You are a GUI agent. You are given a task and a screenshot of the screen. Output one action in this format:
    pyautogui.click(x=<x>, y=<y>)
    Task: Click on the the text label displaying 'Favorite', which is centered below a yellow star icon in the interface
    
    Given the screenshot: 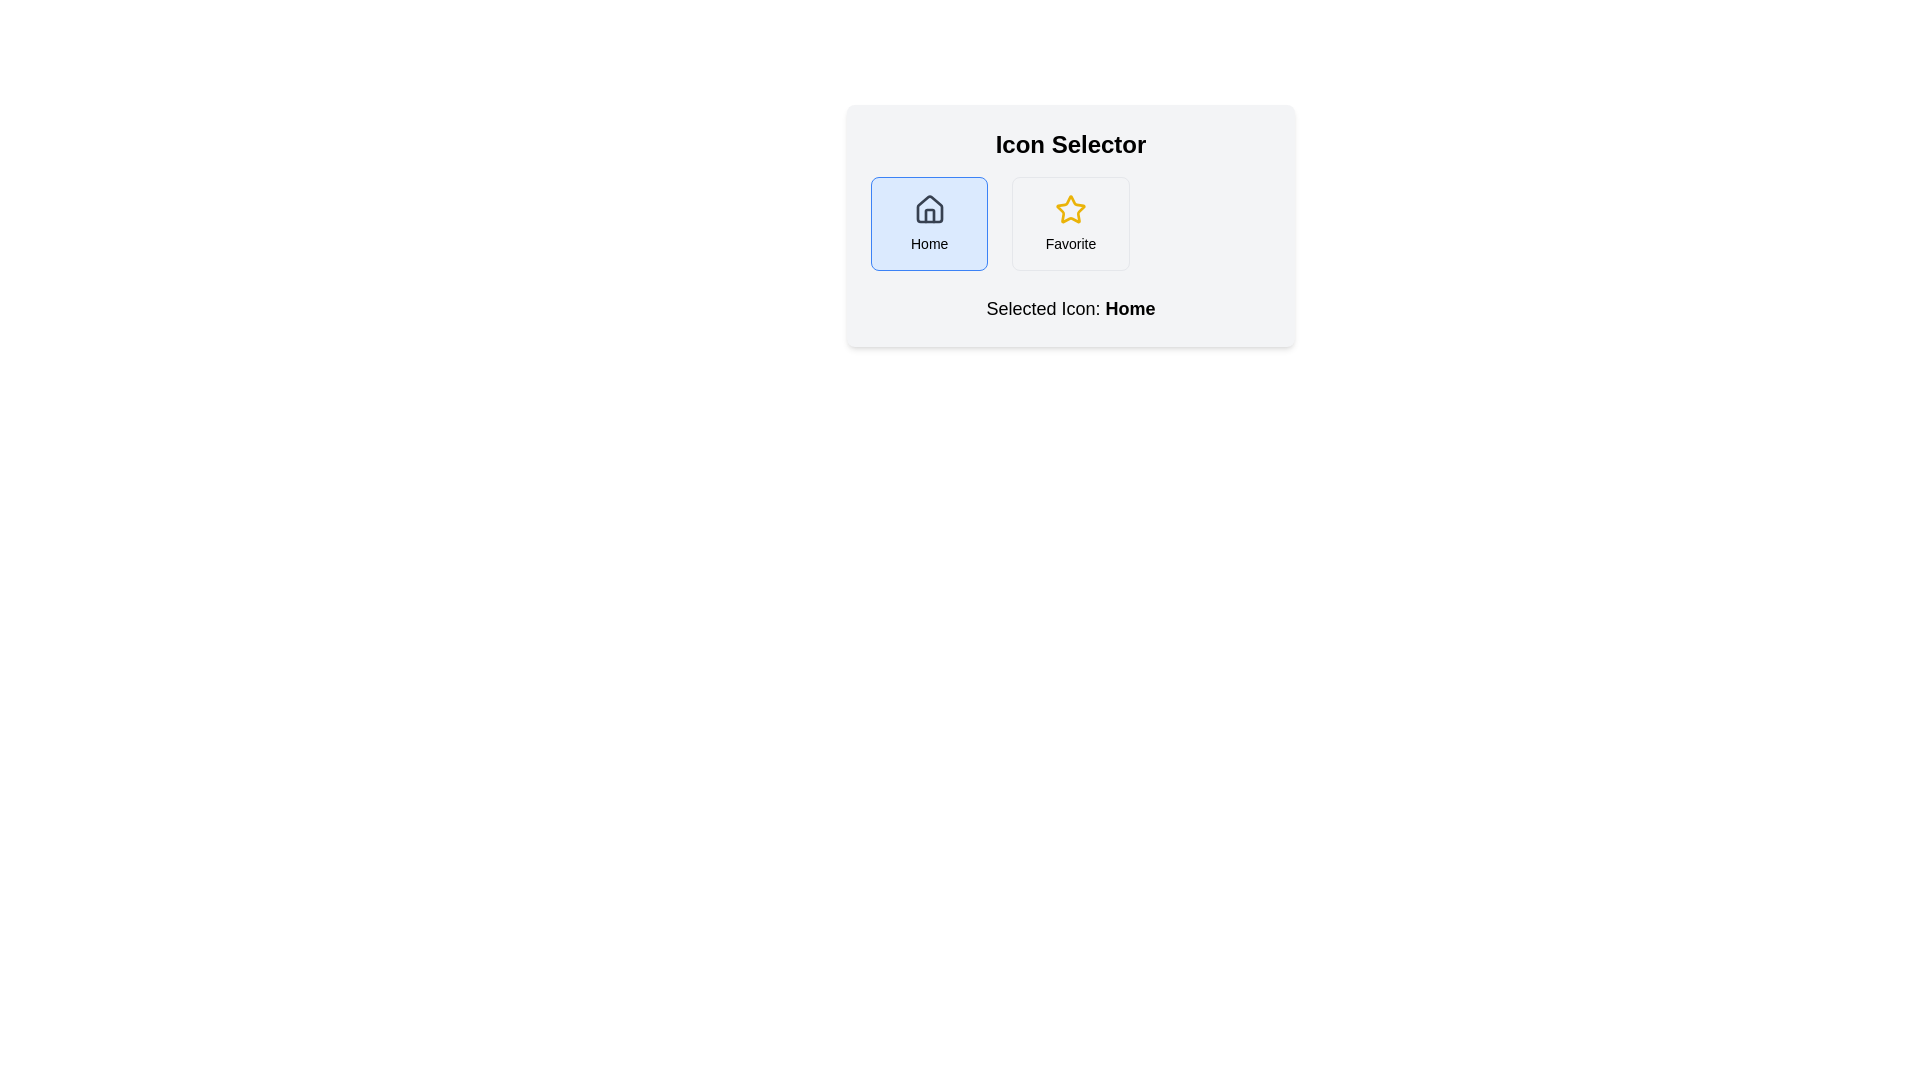 What is the action you would take?
    pyautogui.click(x=1069, y=242)
    